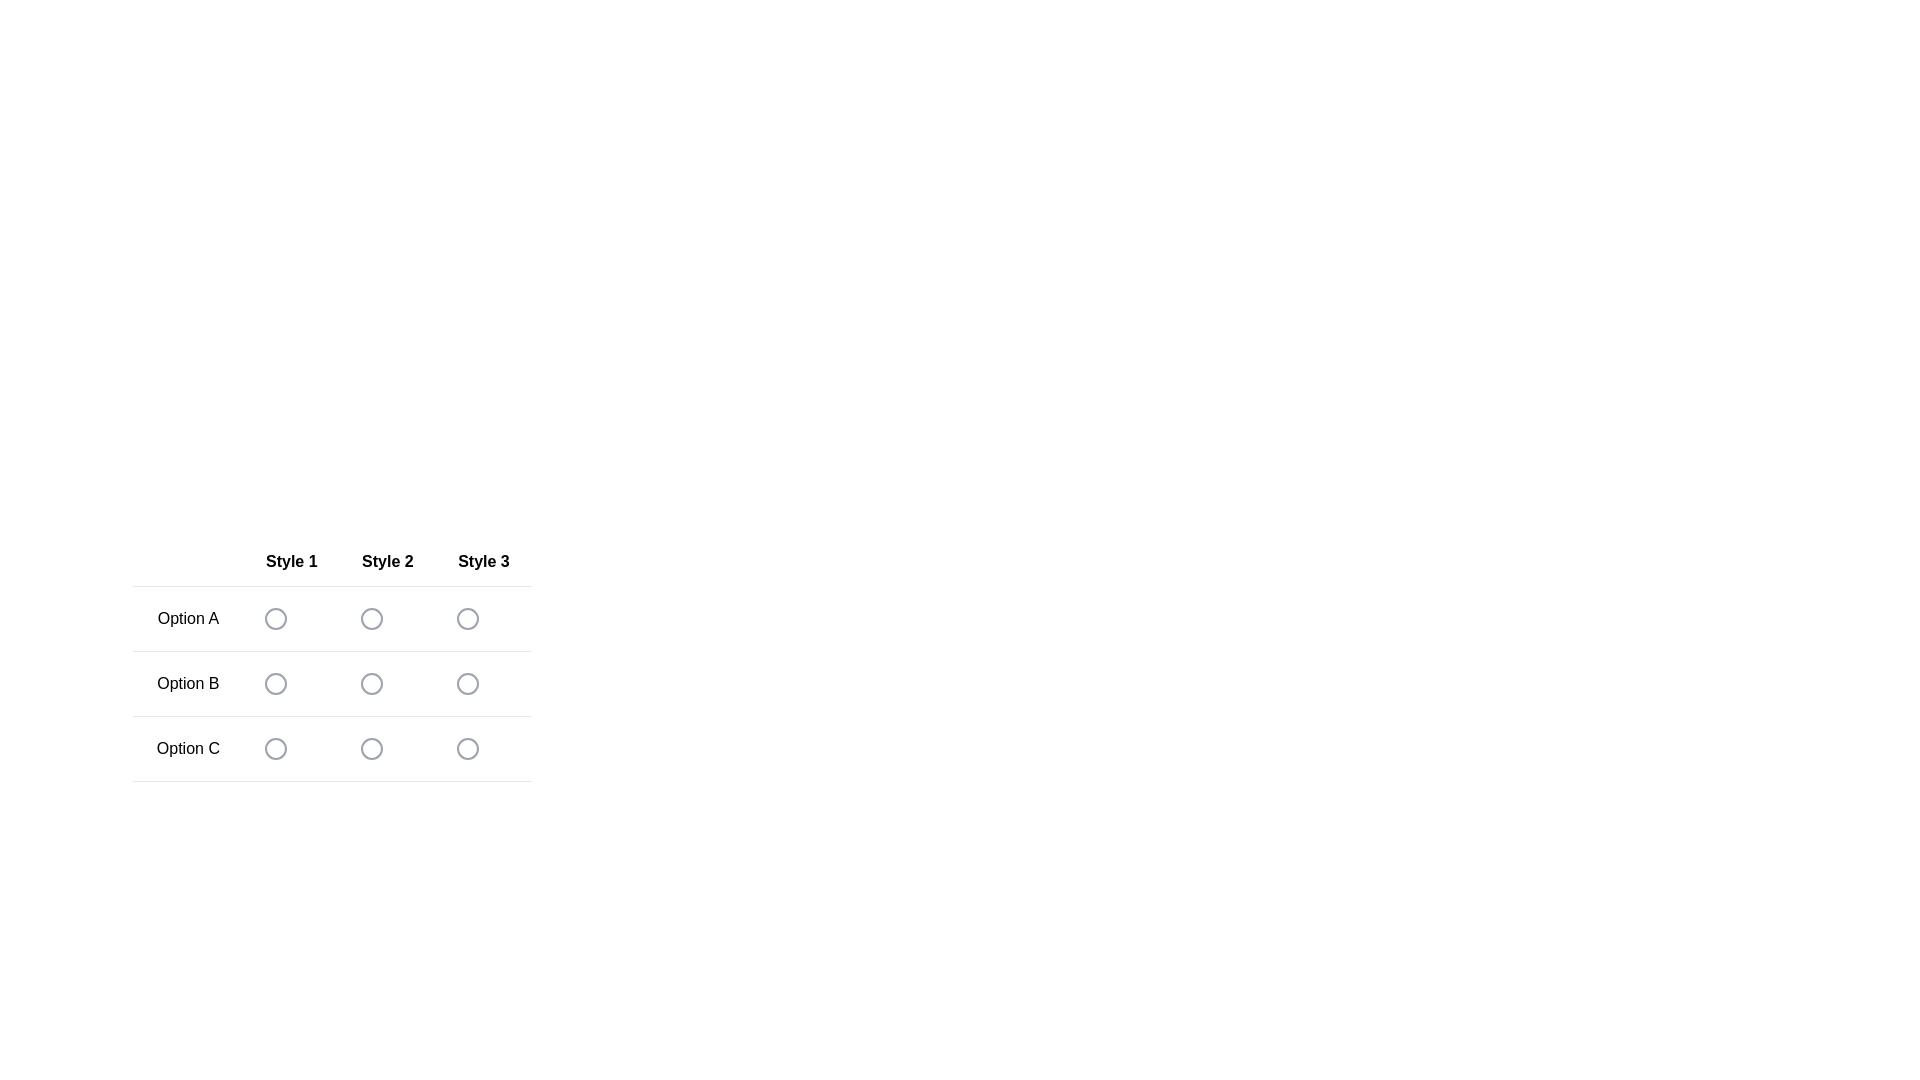 The image size is (1920, 1080). What do you see at coordinates (371, 682) in the screenshot?
I see `the radio button labeled 'Option B' under the header 'Style 2'` at bounding box center [371, 682].